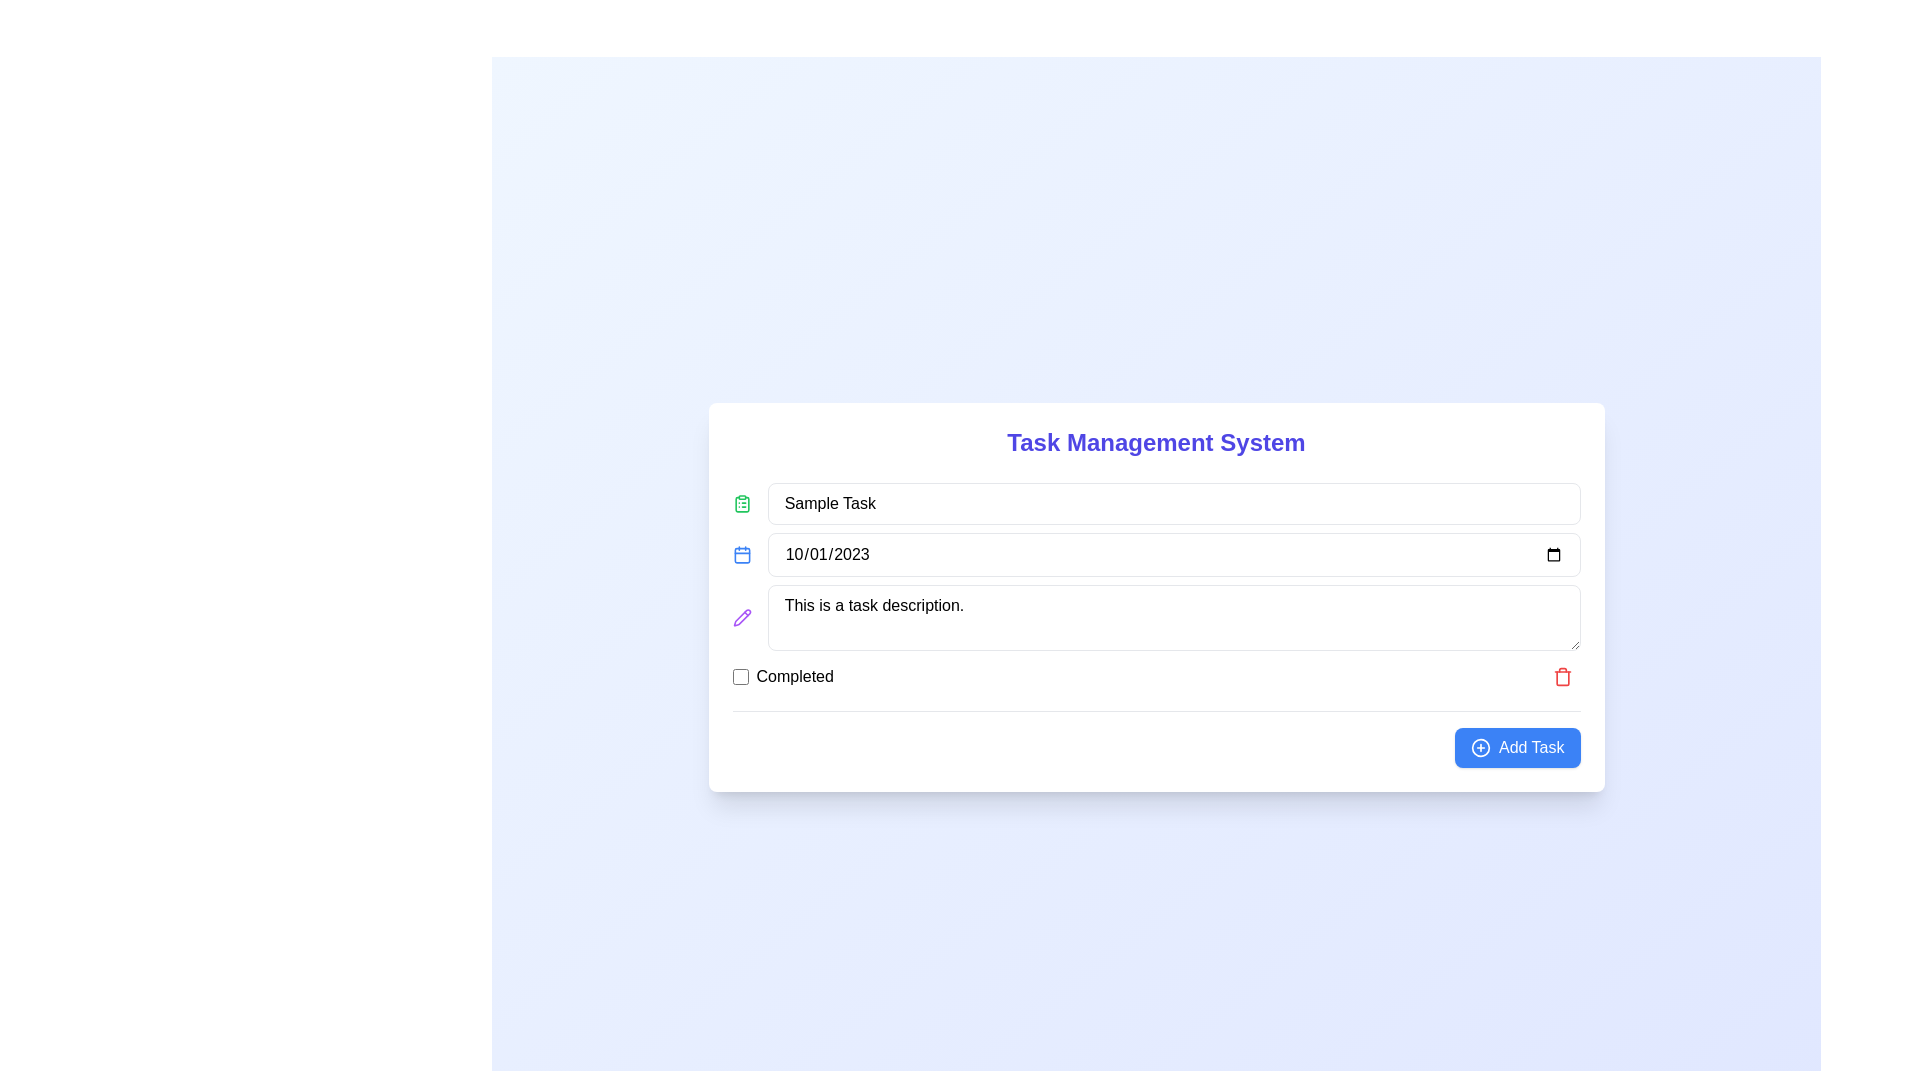 The width and height of the screenshot is (1920, 1080). Describe the element at coordinates (739, 675) in the screenshot. I see `the square-shaped checkbox with a gray border and green checkmark` at that location.